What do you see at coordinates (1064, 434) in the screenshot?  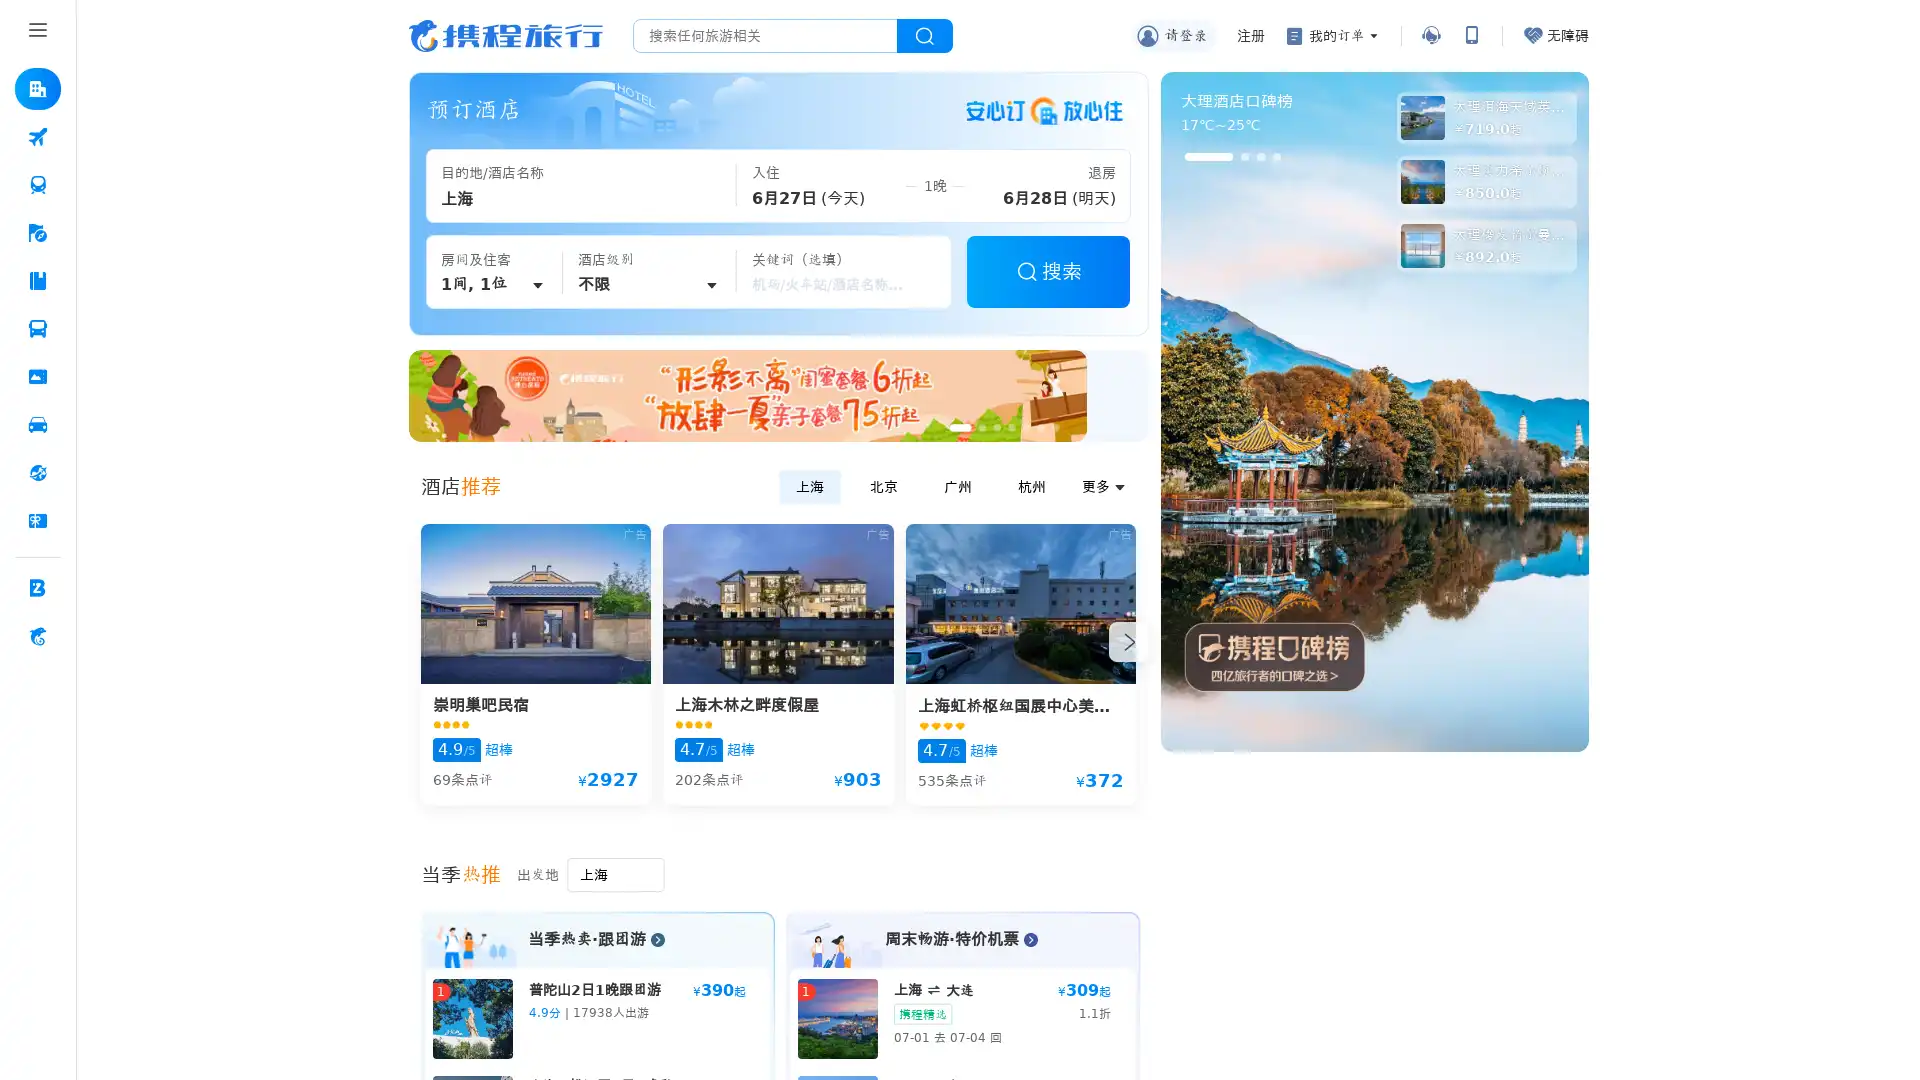 I see `Go to slide 4` at bounding box center [1064, 434].